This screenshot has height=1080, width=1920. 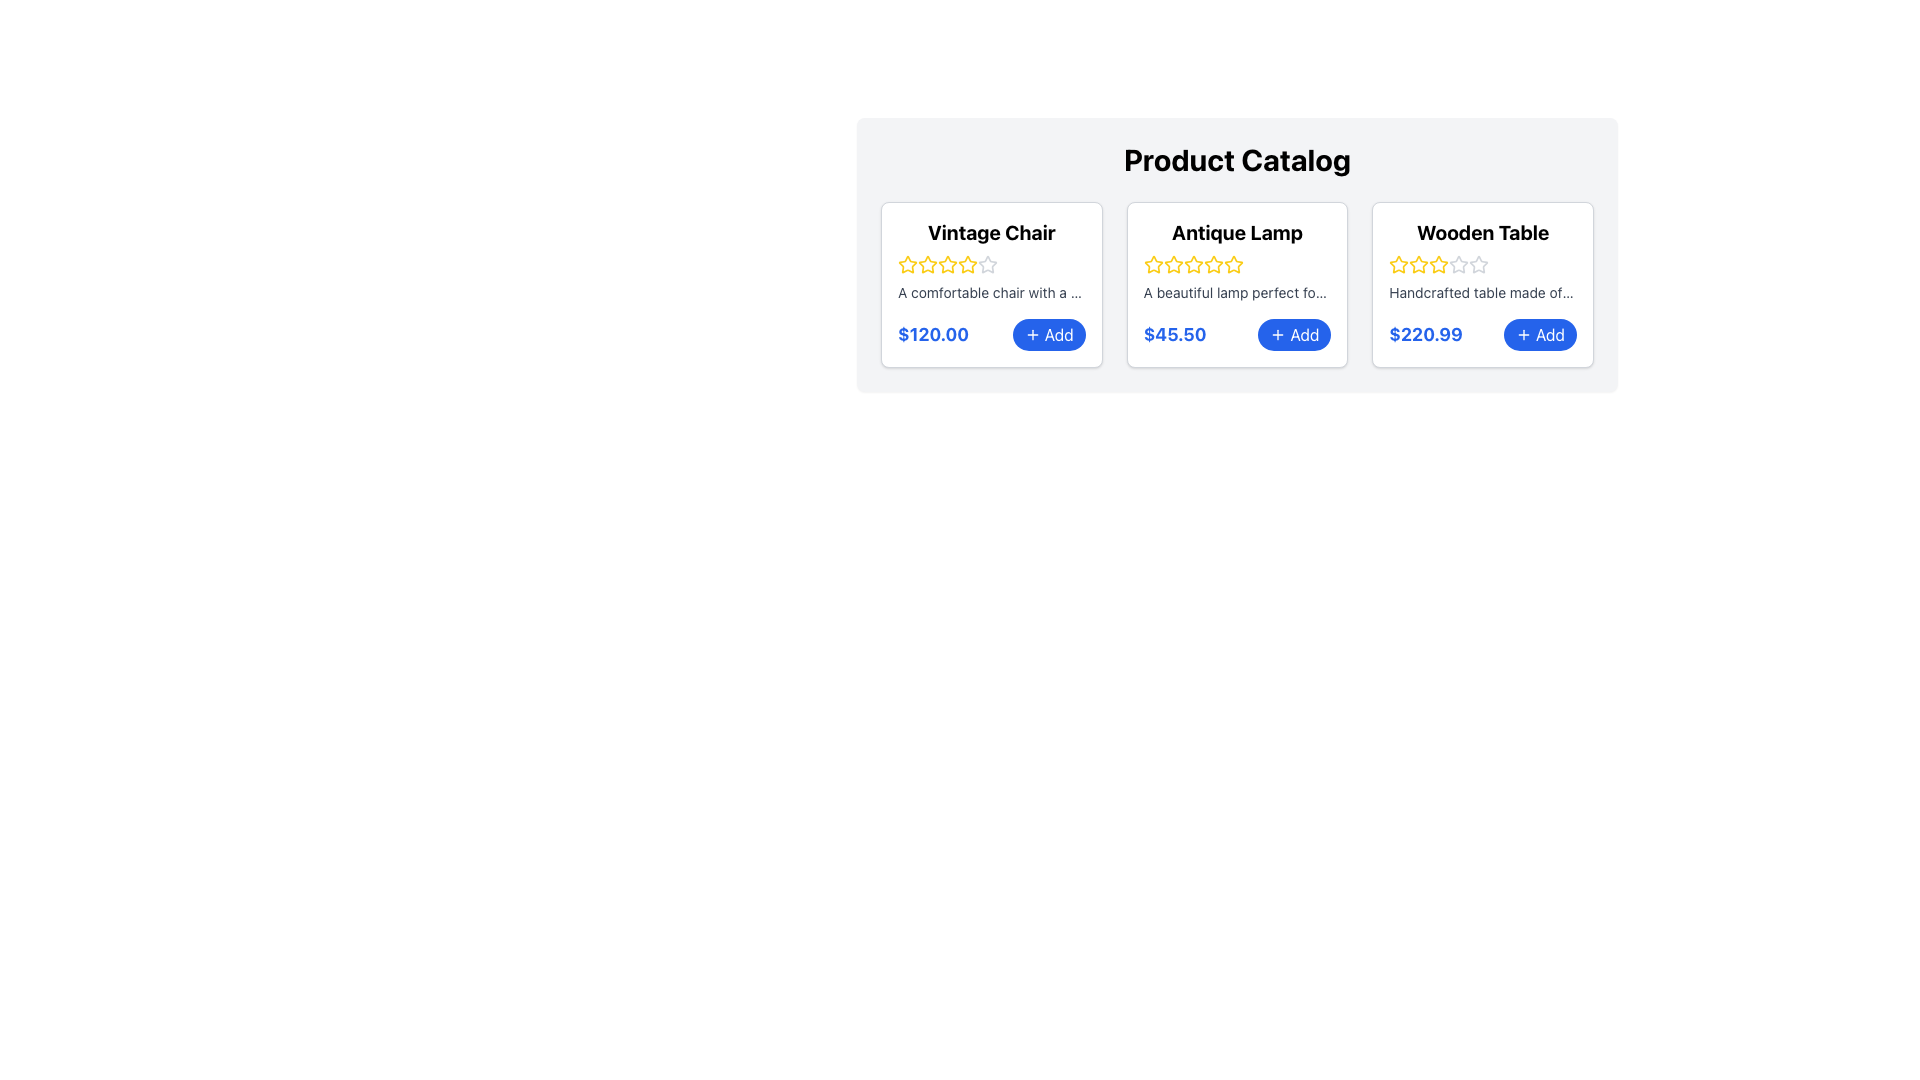 What do you see at coordinates (926, 264) in the screenshot?
I see `the second star icon` at bounding box center [926, 264].